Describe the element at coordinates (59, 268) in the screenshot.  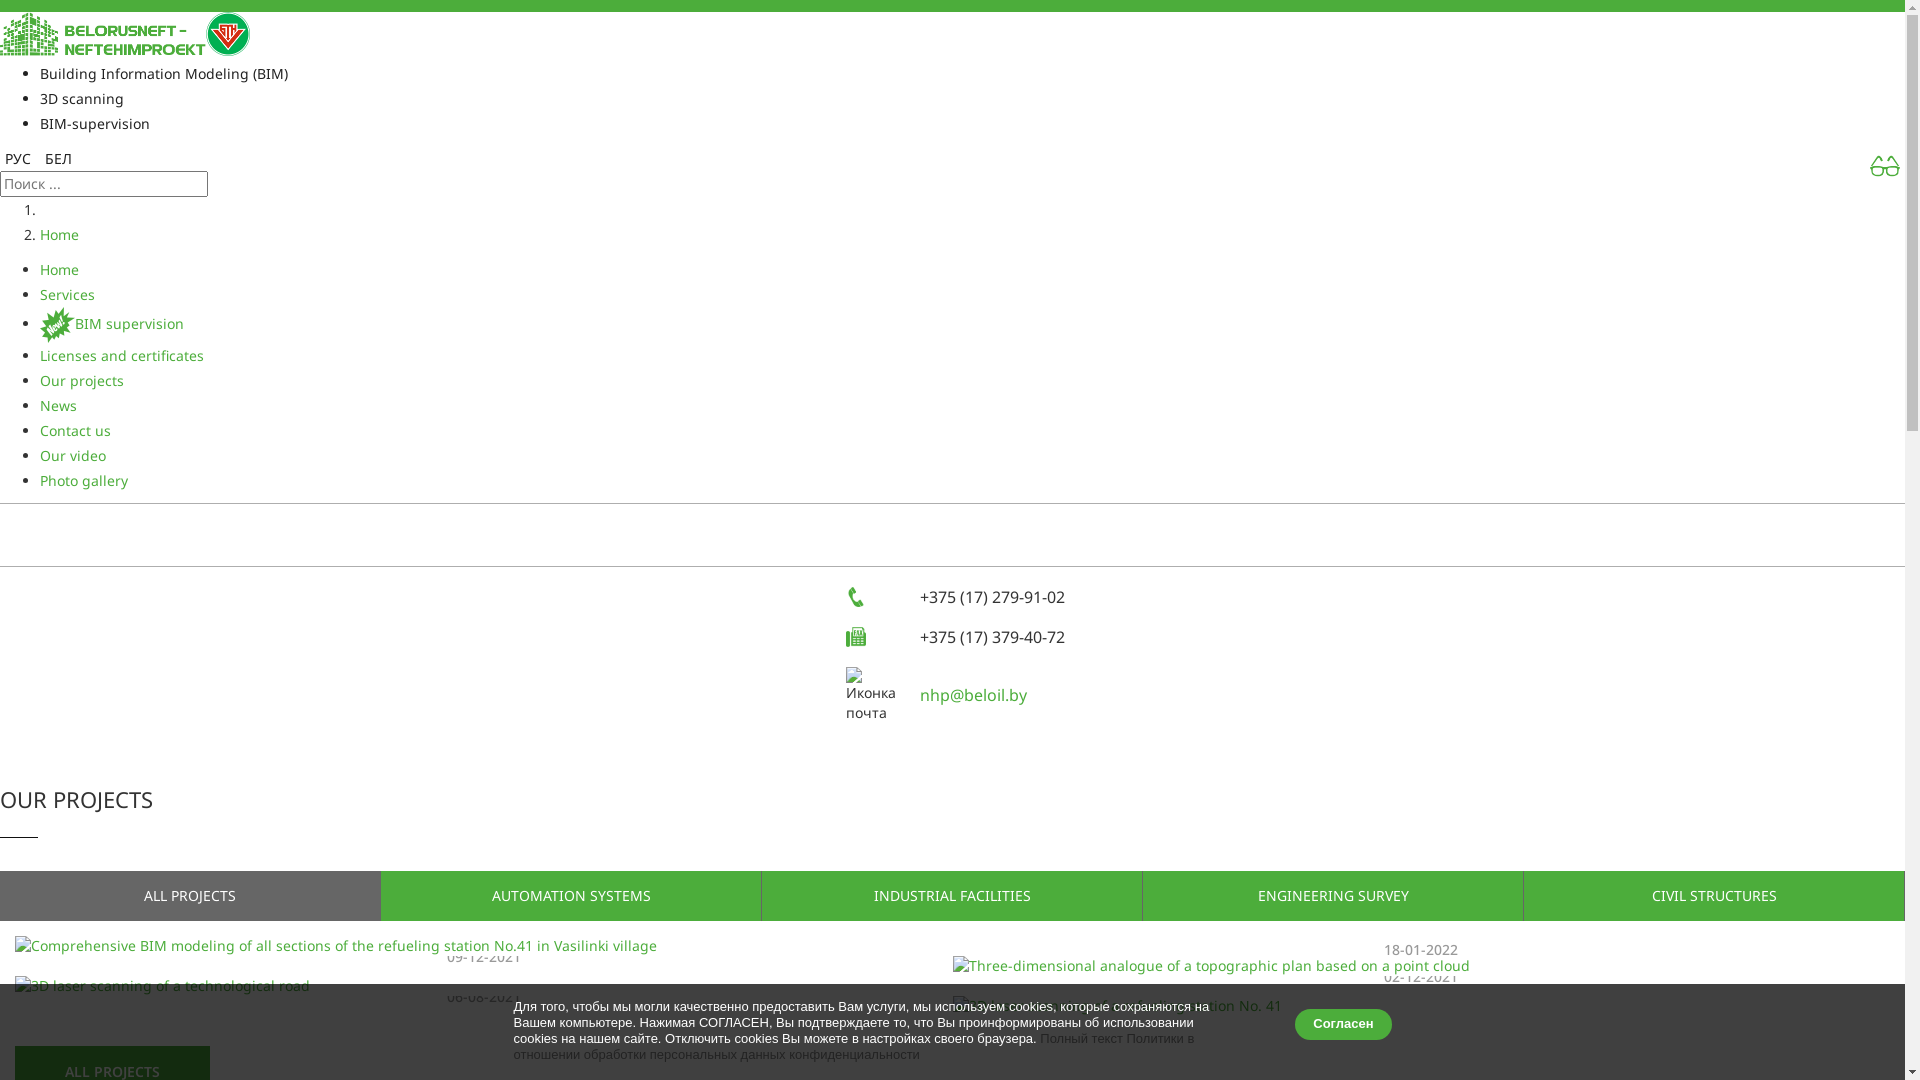
I see `'Home'` at that location.